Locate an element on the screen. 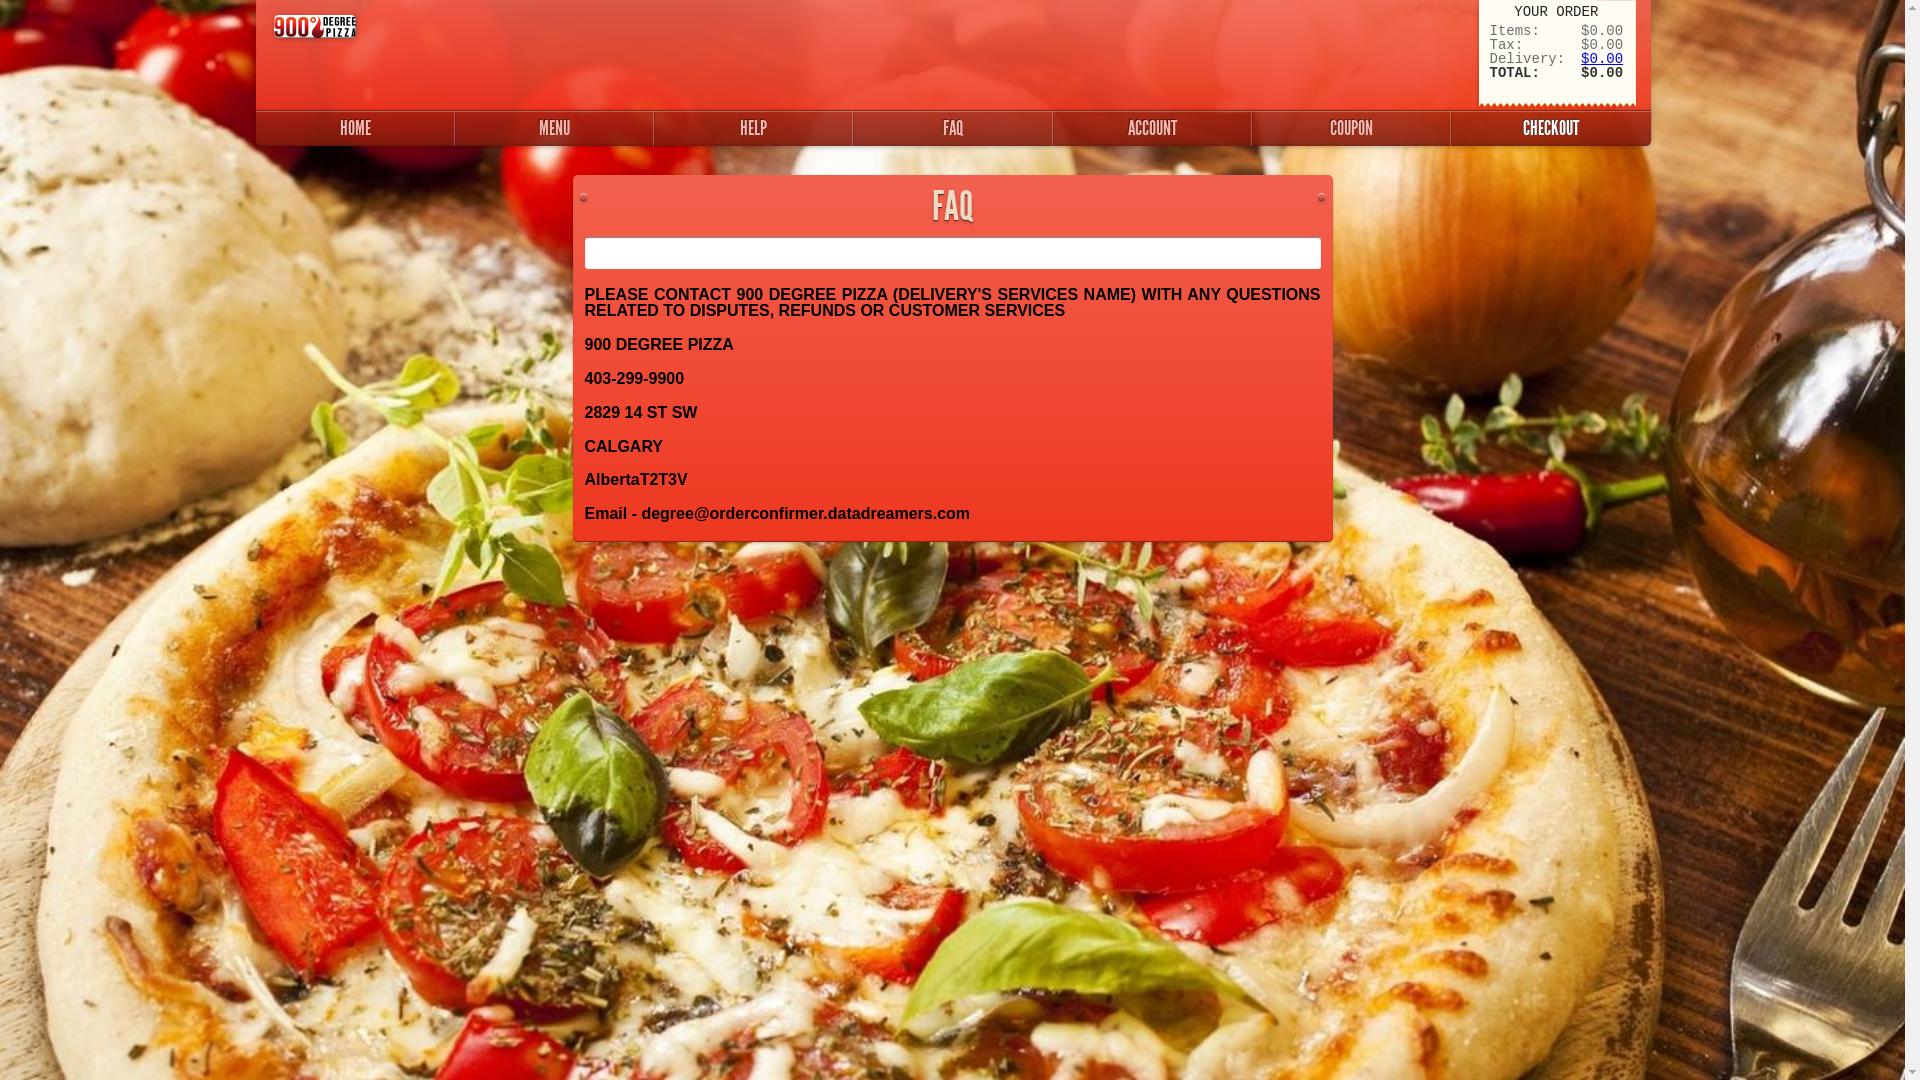  'CHECKOUT' is located at coordinates (1549, 128).